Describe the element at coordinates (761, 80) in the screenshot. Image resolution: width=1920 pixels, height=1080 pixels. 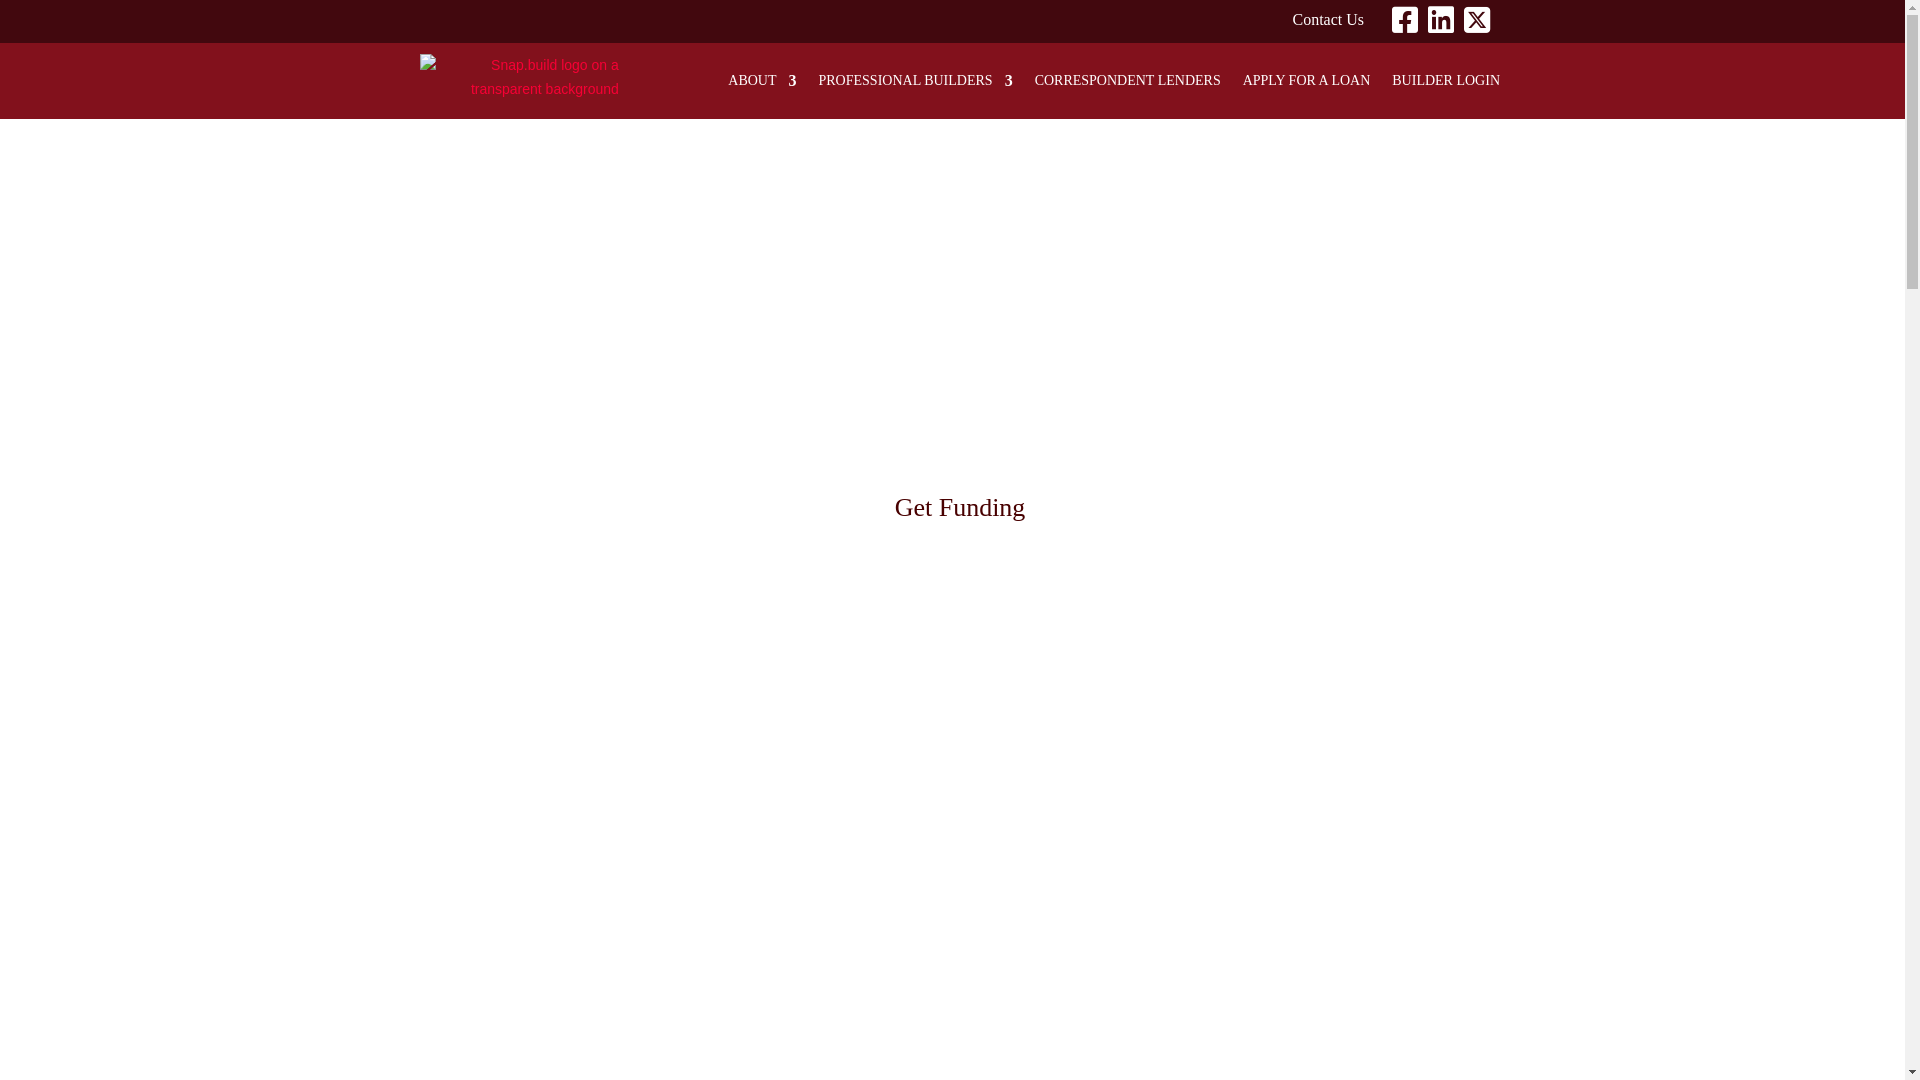
I see `'ABOUT'` at that location.